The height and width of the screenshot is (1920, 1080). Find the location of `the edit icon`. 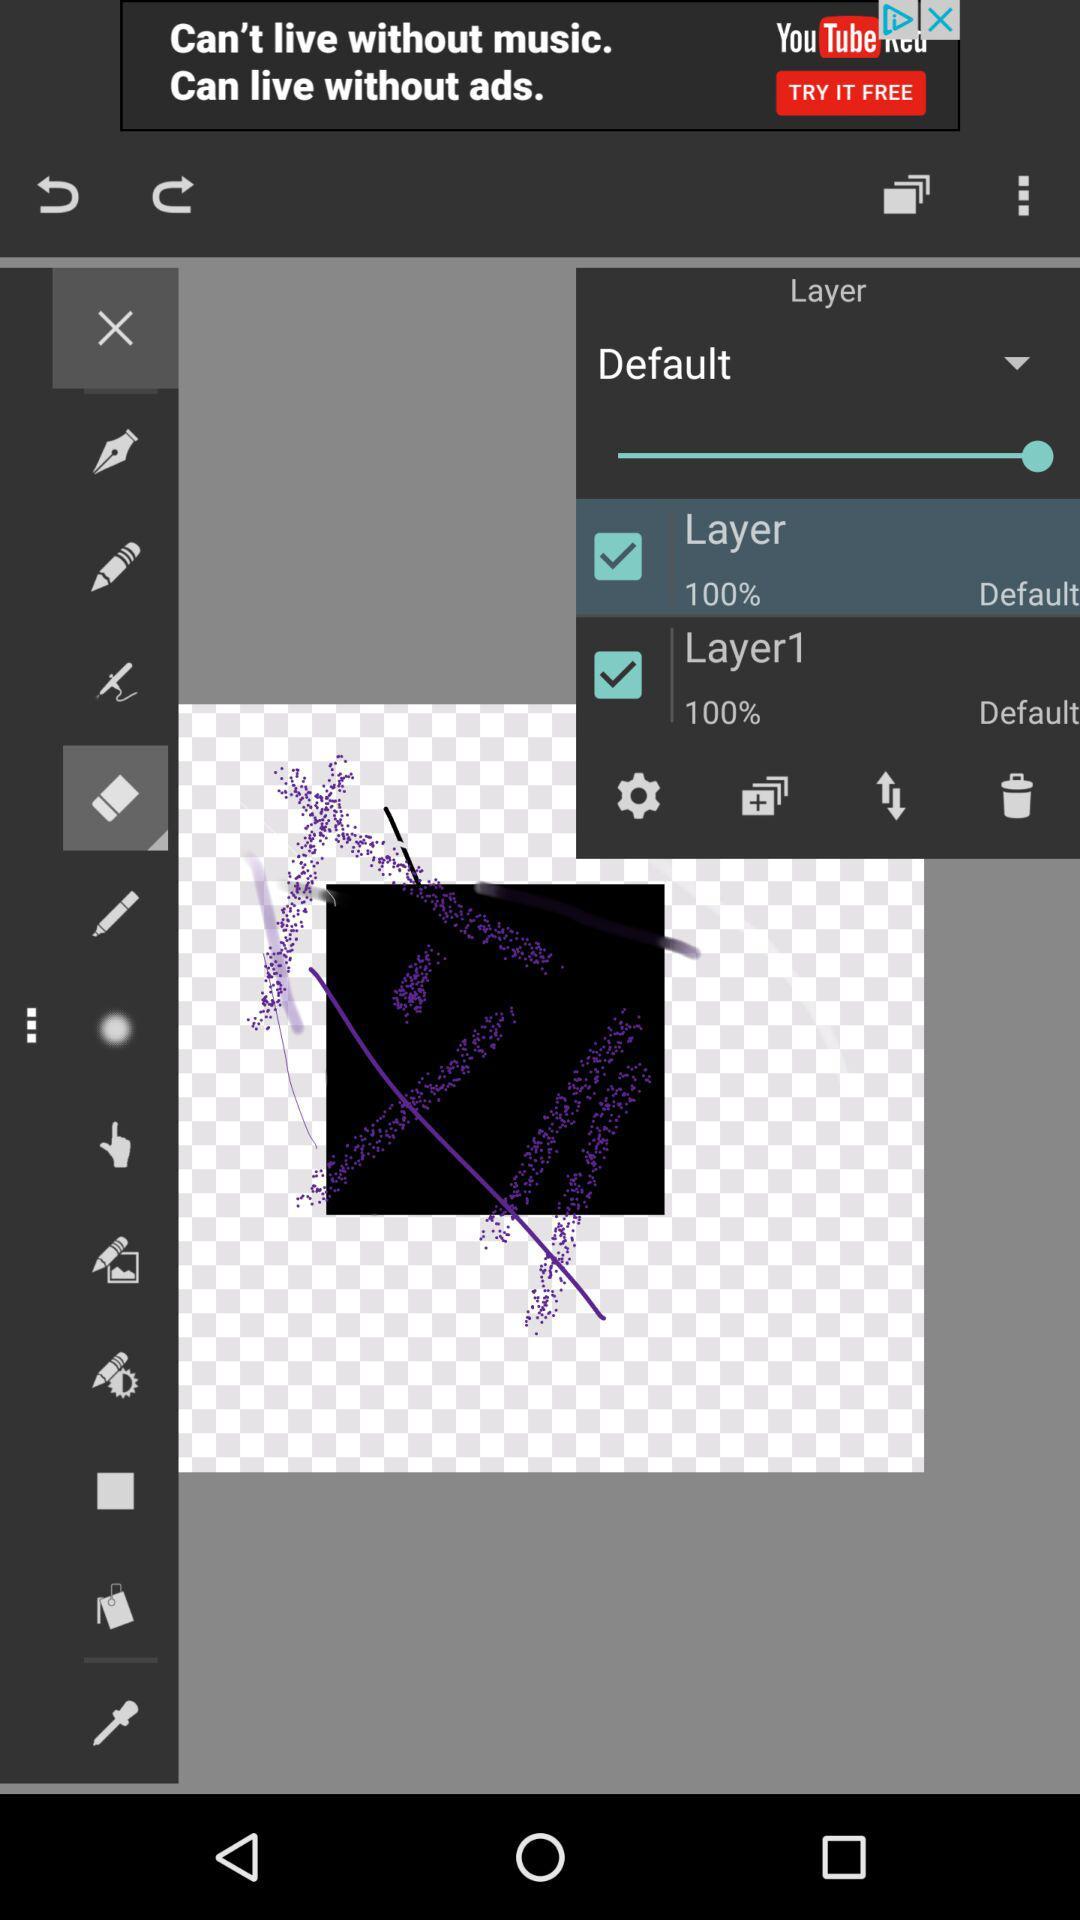

the edit icon is located at coordinates (115, 1722).